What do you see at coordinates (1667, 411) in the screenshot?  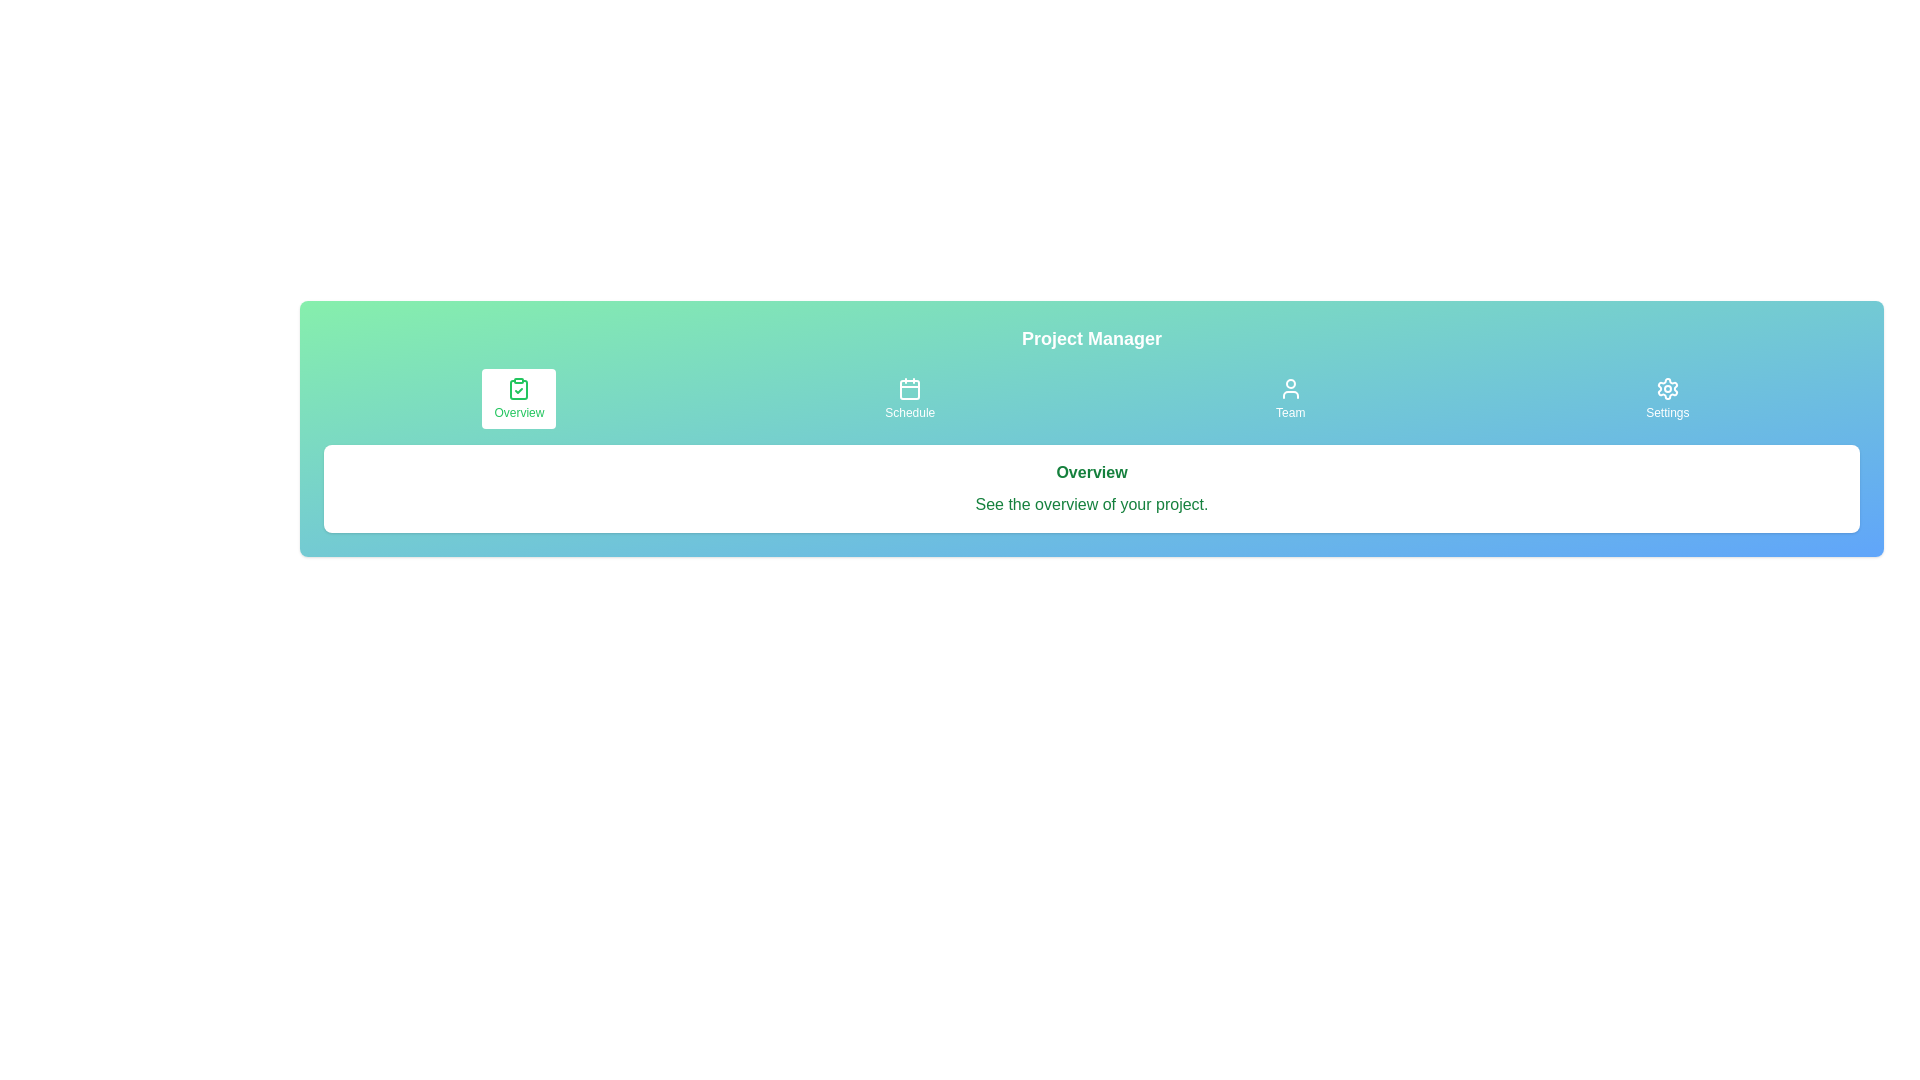 I see `the 'Settings' text label in the menu bar located in the top right section of the interface, which is styled in a small font size and positioned under a gear icon` at bounding box center [1667, 411].